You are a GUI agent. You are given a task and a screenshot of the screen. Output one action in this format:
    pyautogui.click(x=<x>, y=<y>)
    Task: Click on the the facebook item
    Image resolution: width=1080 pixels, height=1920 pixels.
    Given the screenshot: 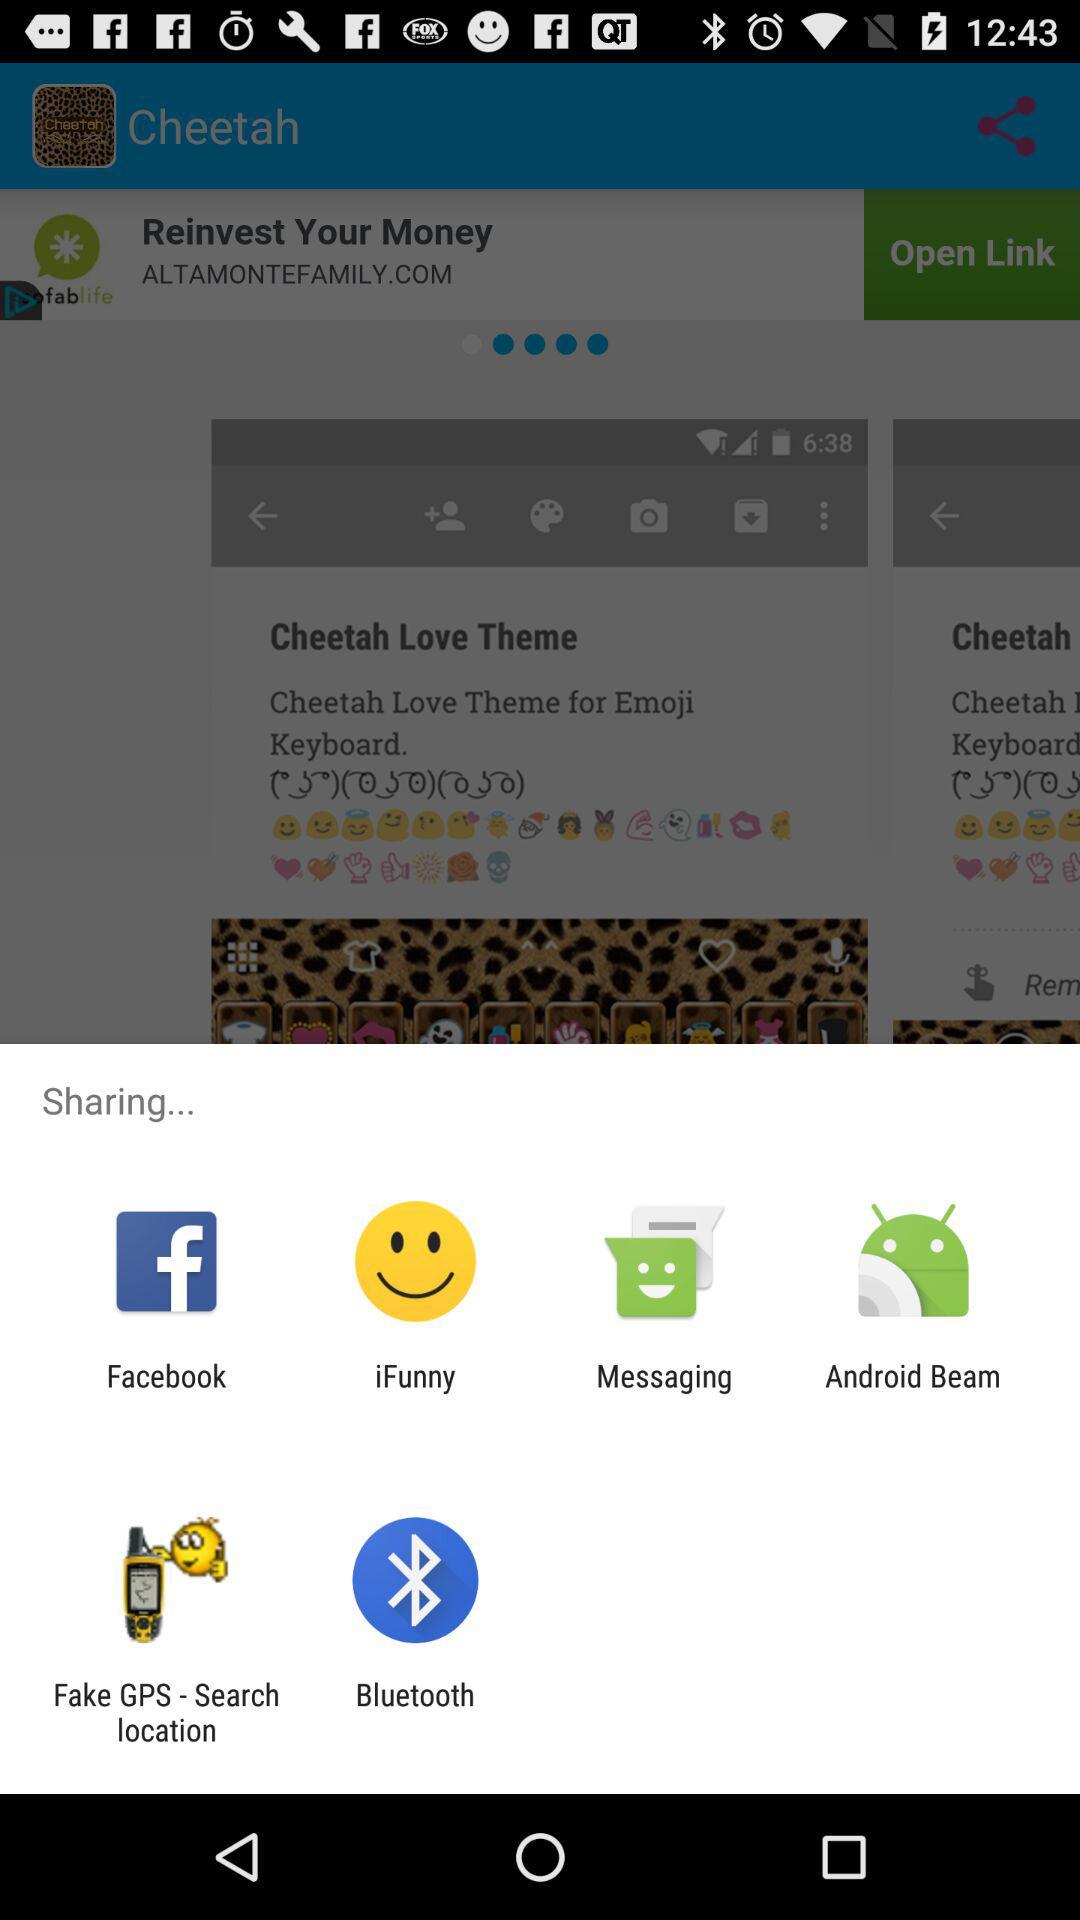 What is the action you would take?
    pyautogui.click(x=165, y=1392)
    